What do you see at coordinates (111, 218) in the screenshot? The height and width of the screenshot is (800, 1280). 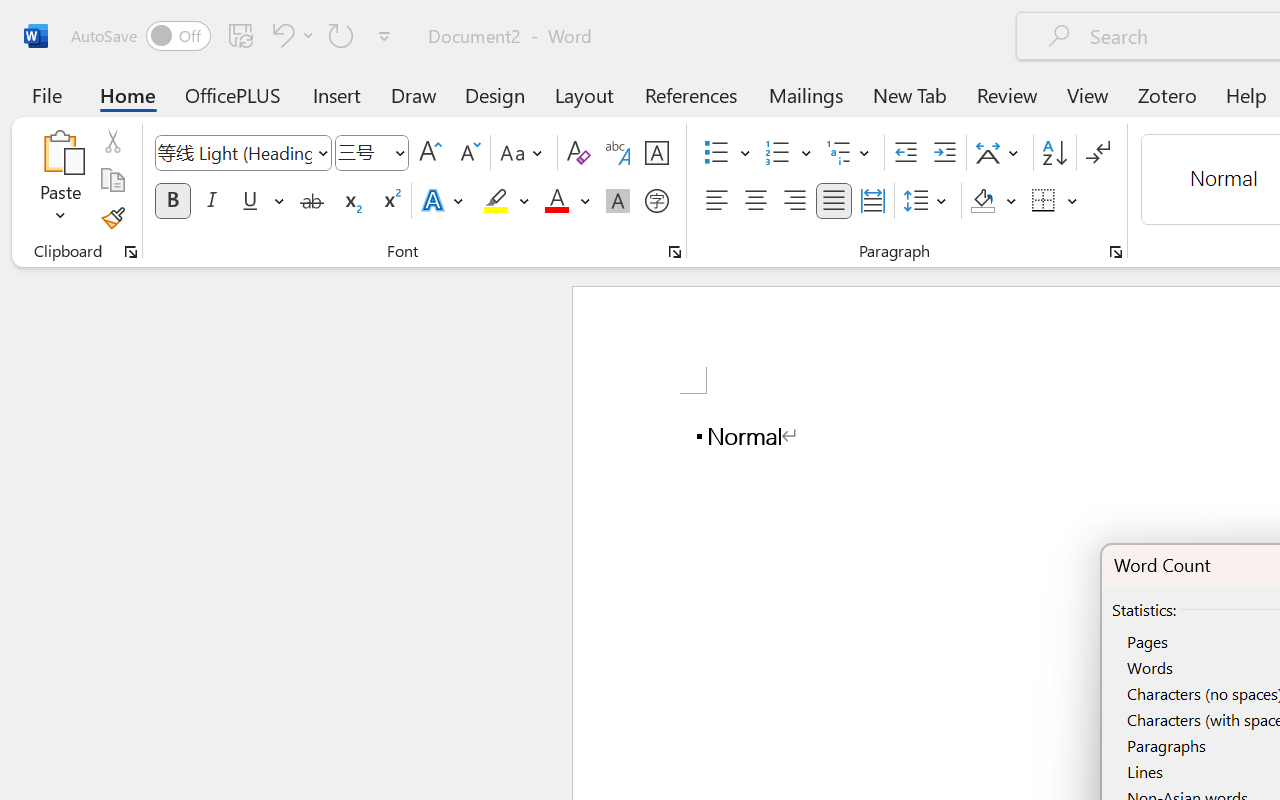 I see `'Format Painter'` at bounding box center [111, 218].